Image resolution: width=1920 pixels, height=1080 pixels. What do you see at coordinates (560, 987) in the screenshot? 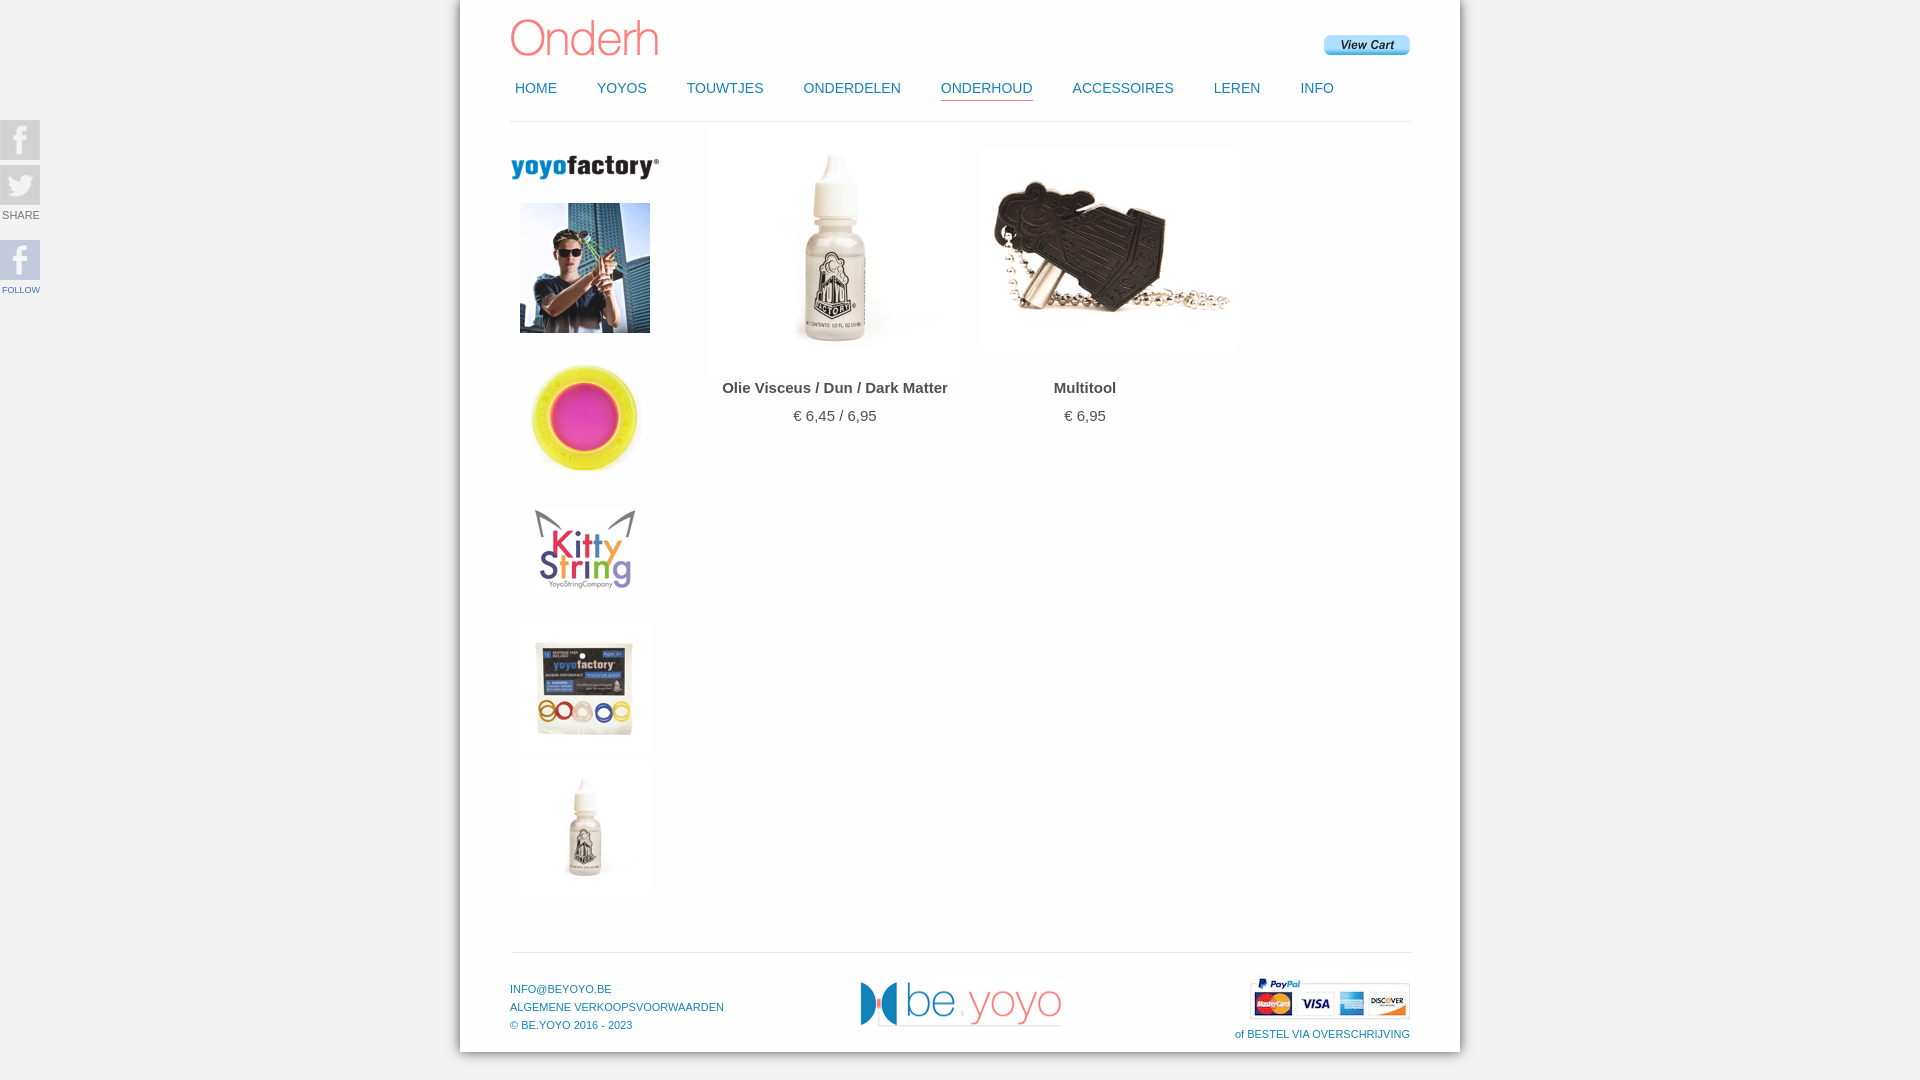
I see `'INFO@BEYOYO.BE'` at bounding box center [560, 987].